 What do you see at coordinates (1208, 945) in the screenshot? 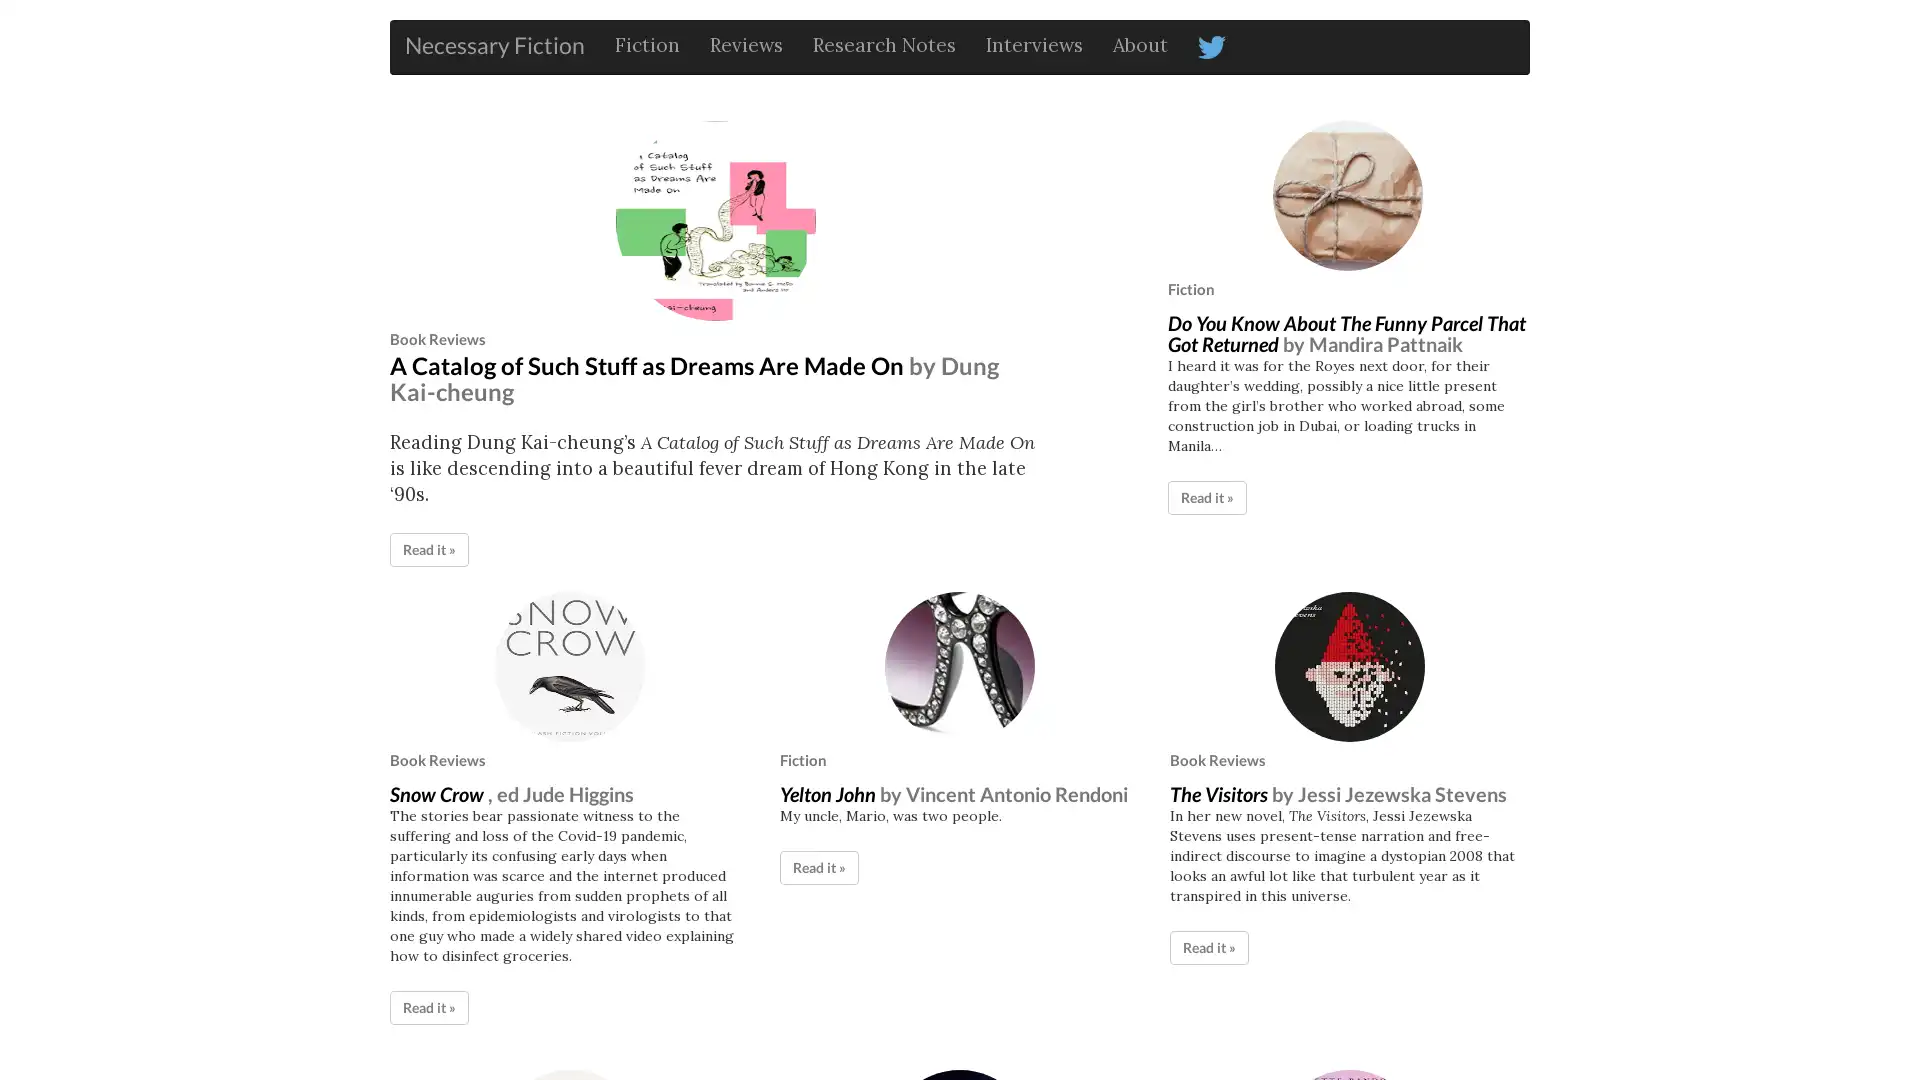
I see `Read it` at bounding box center [1208, 945].